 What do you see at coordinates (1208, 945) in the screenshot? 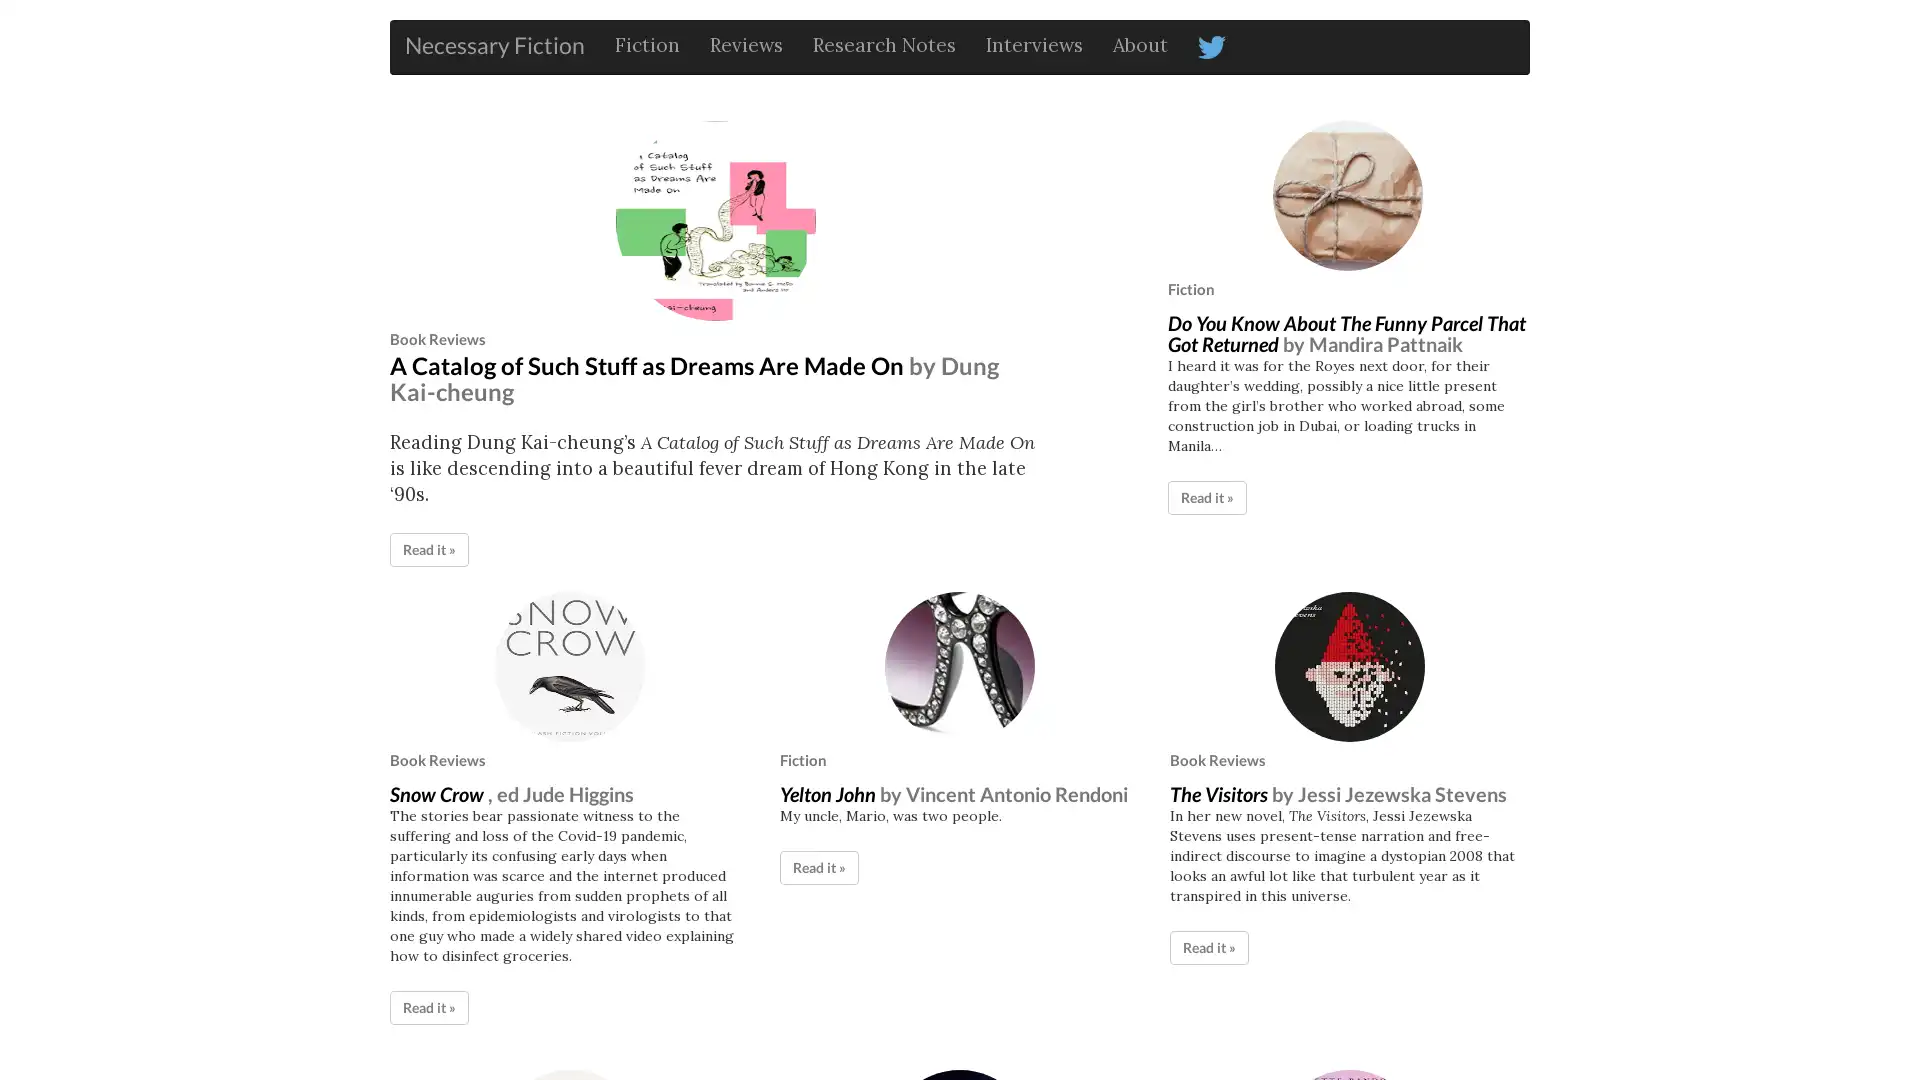
I see `Read it` at bounding box center [1208, 945].